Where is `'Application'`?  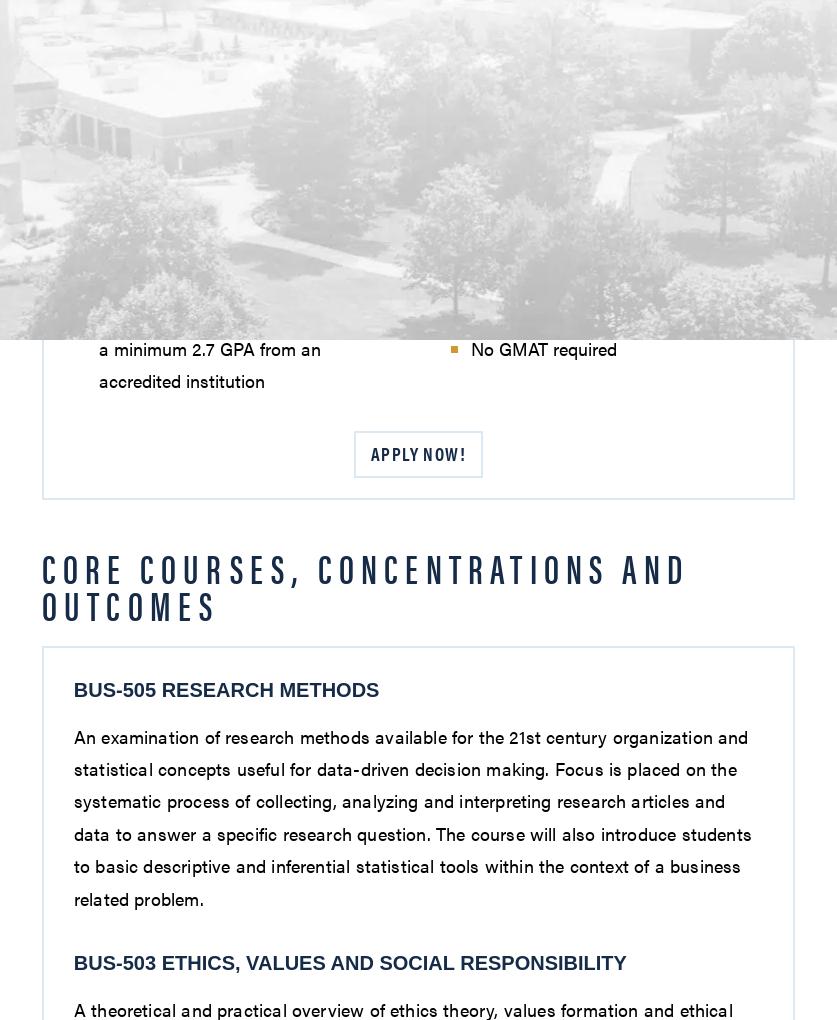 'Application' is located at coordinates (145, 264).